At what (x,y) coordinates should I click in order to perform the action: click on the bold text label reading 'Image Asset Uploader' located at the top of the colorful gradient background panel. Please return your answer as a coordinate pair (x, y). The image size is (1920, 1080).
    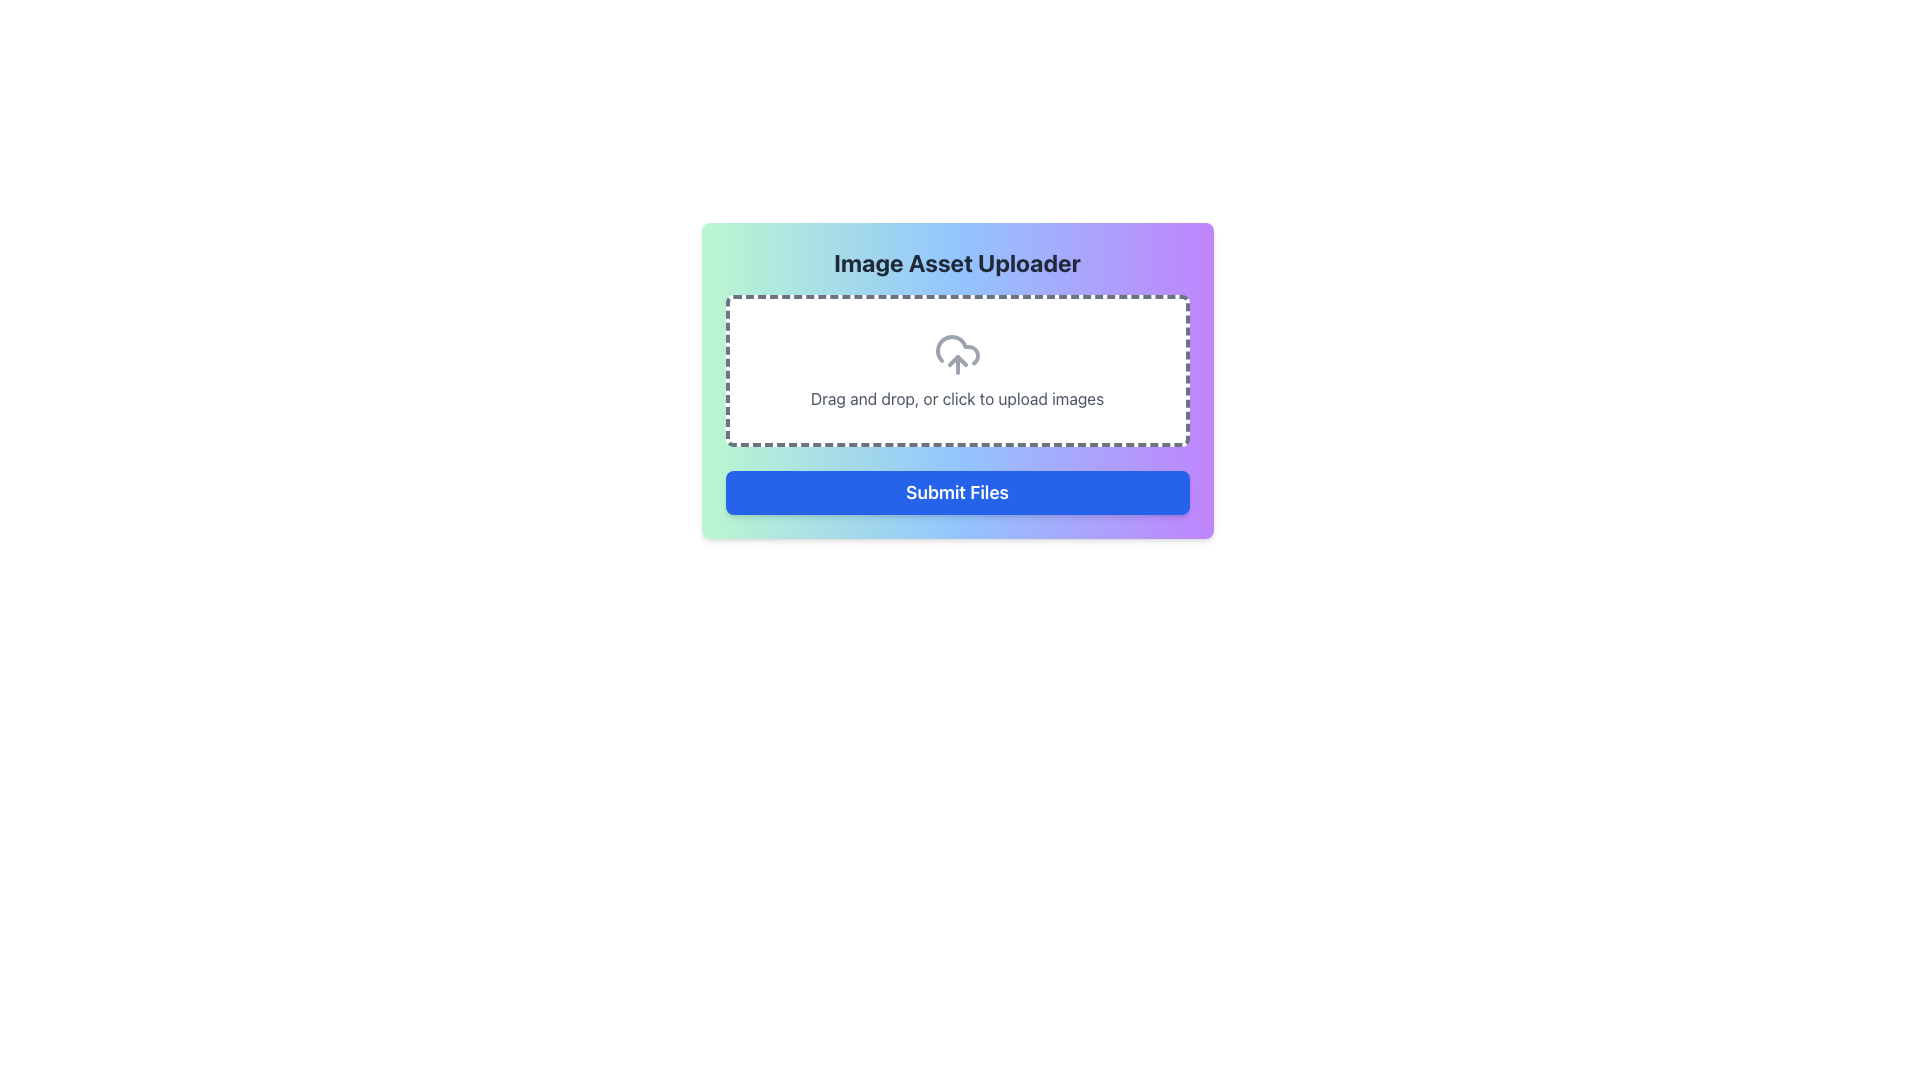
    Looking at the image, I should click on (956, 261).